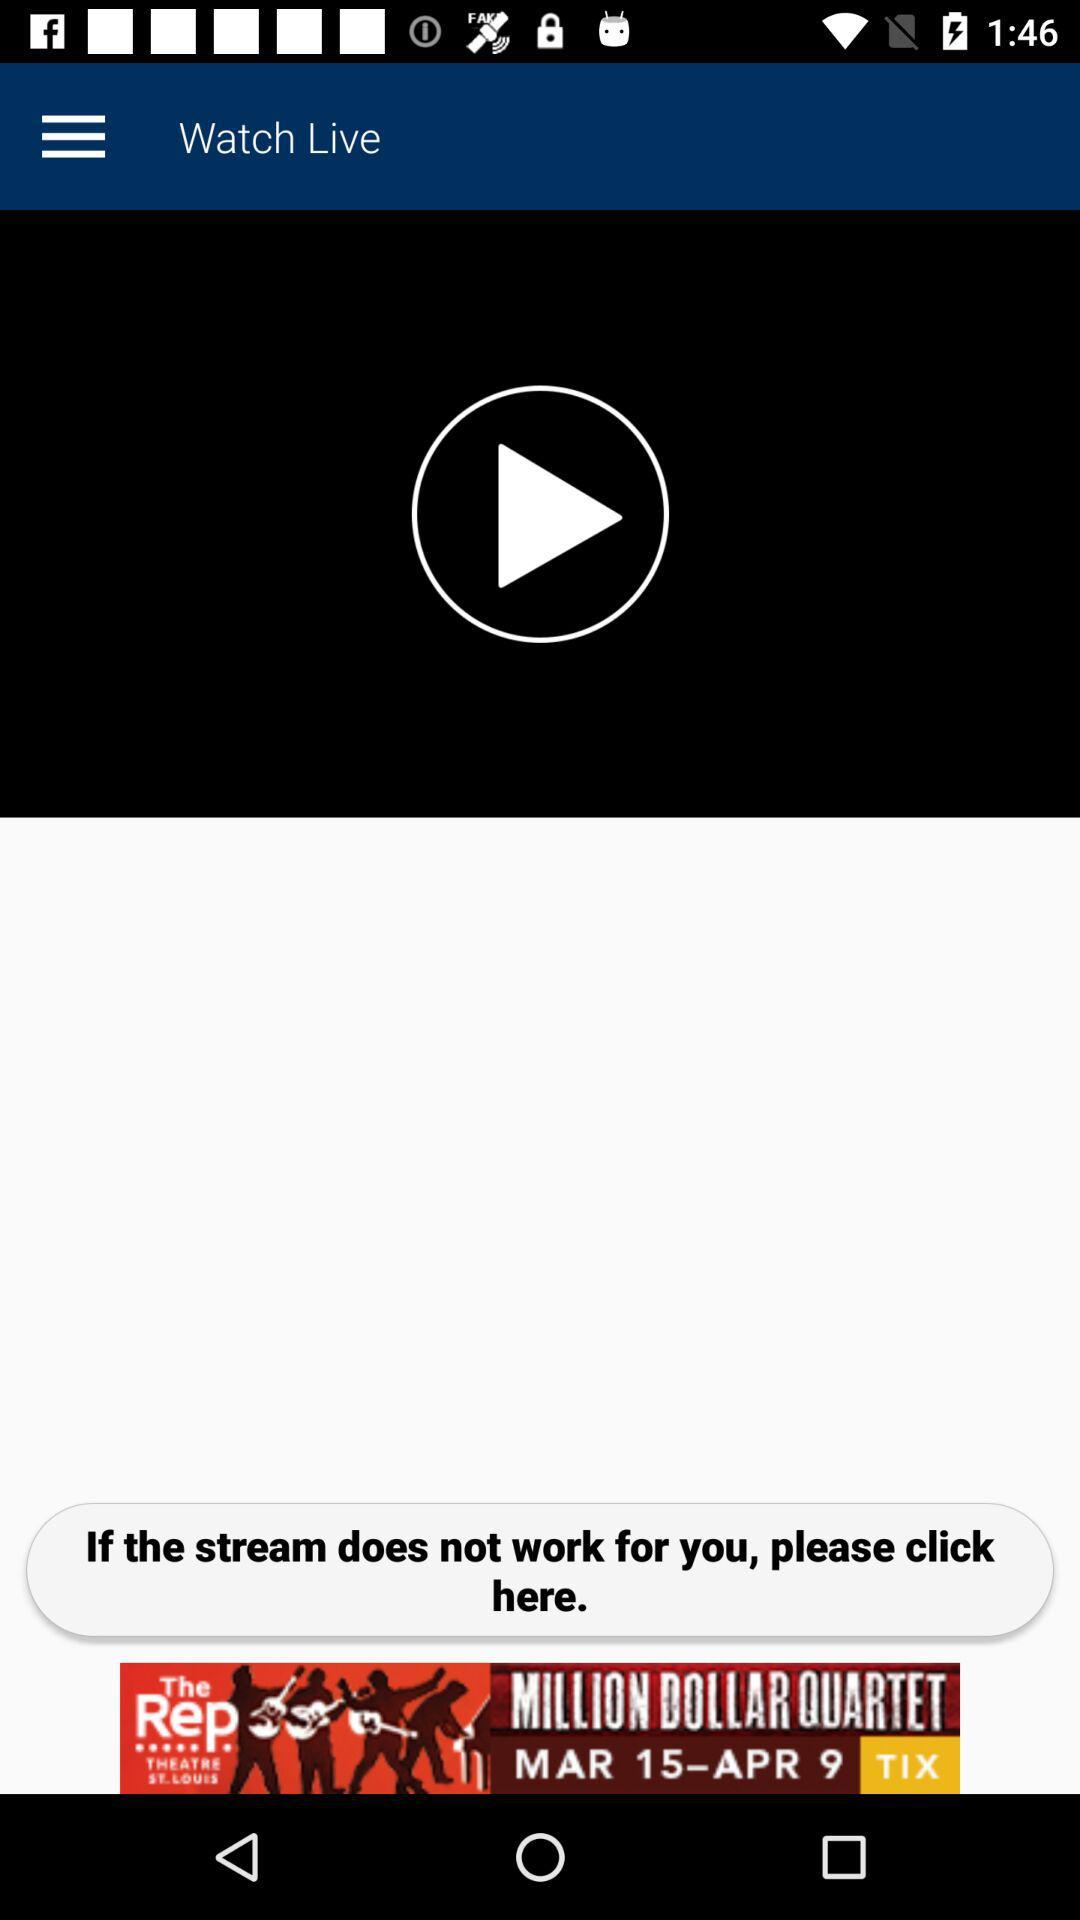  What do you see at coordinates (540, 1727) in the screenshot?
I see `click on advertisement` at bounding box center [540, 1727].